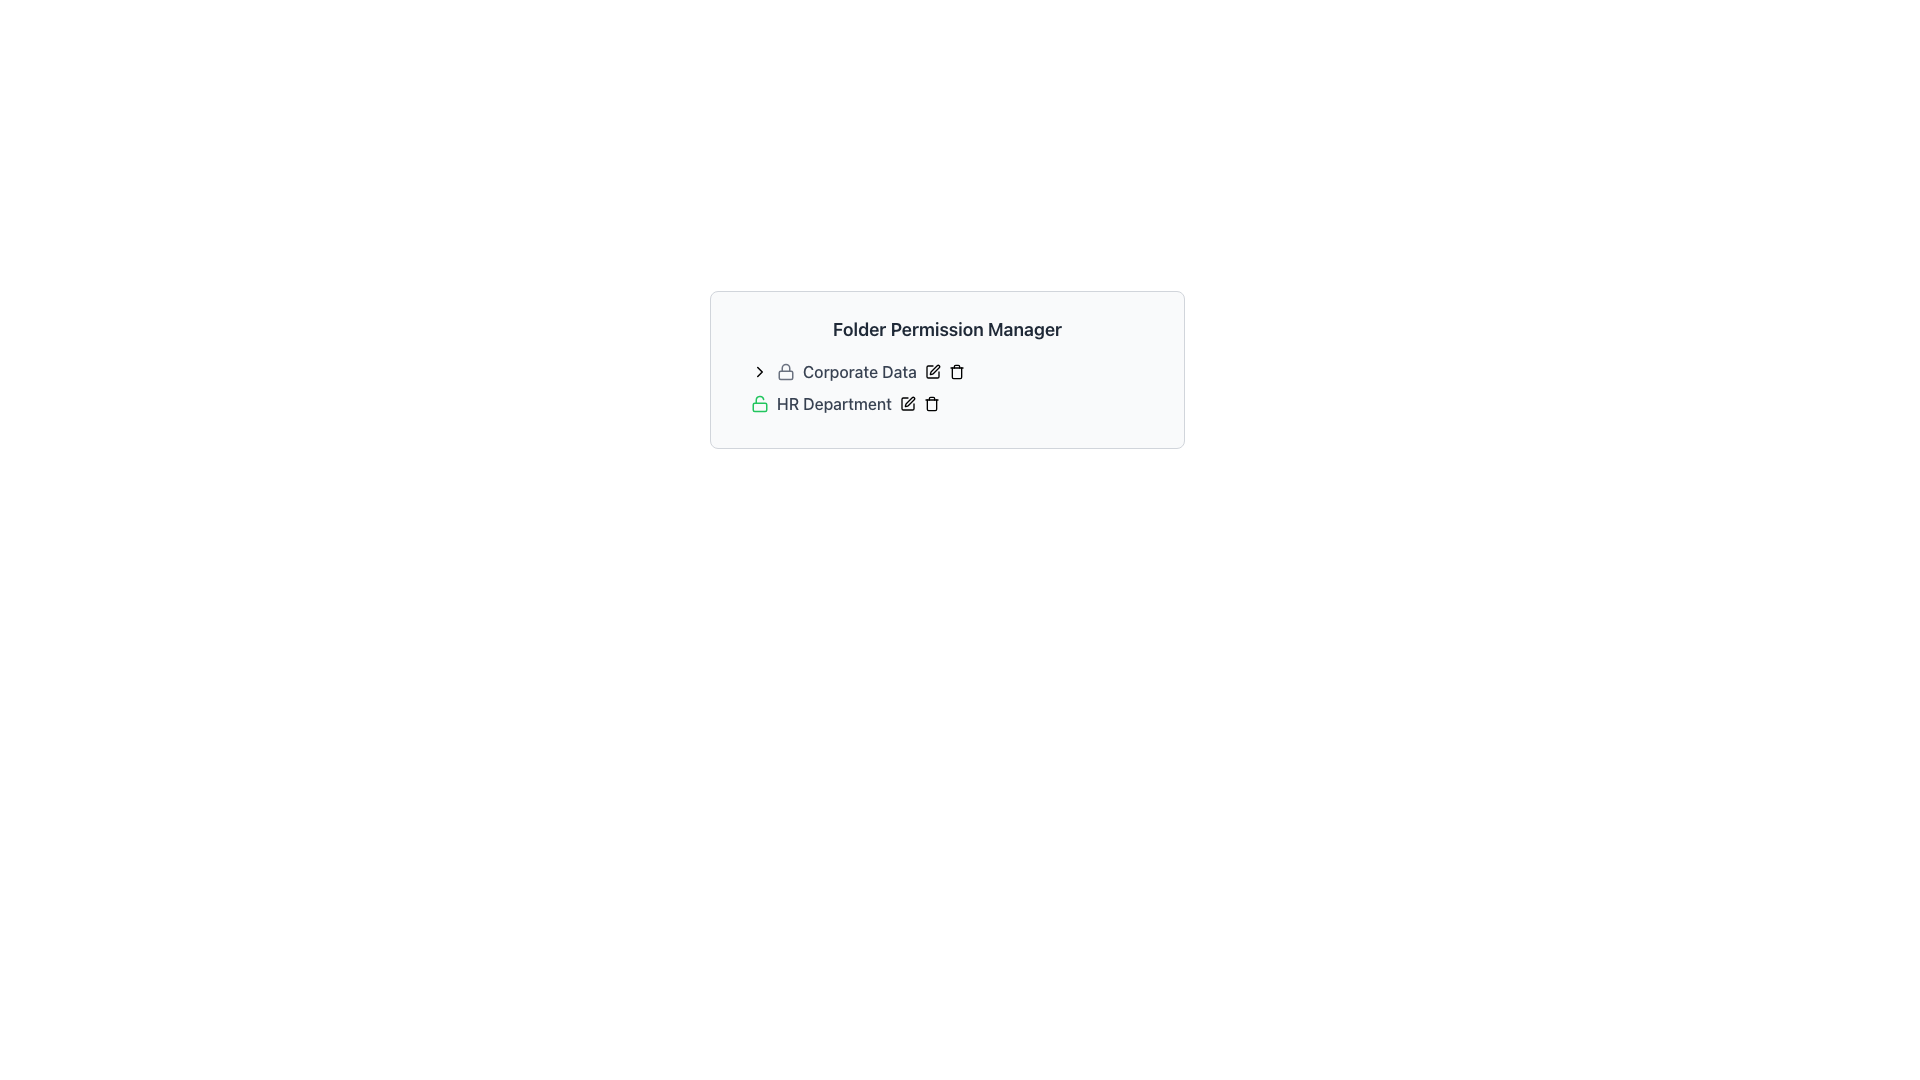 Image resolution: width=1920 pixels, height=1080 pixels. Describe the element at coordinates (859, 371) in the screenshot. I see `the static text label indicating the name of a folder or category within the permission management interface, located between a lock icon and edit/trash icons` at that location.